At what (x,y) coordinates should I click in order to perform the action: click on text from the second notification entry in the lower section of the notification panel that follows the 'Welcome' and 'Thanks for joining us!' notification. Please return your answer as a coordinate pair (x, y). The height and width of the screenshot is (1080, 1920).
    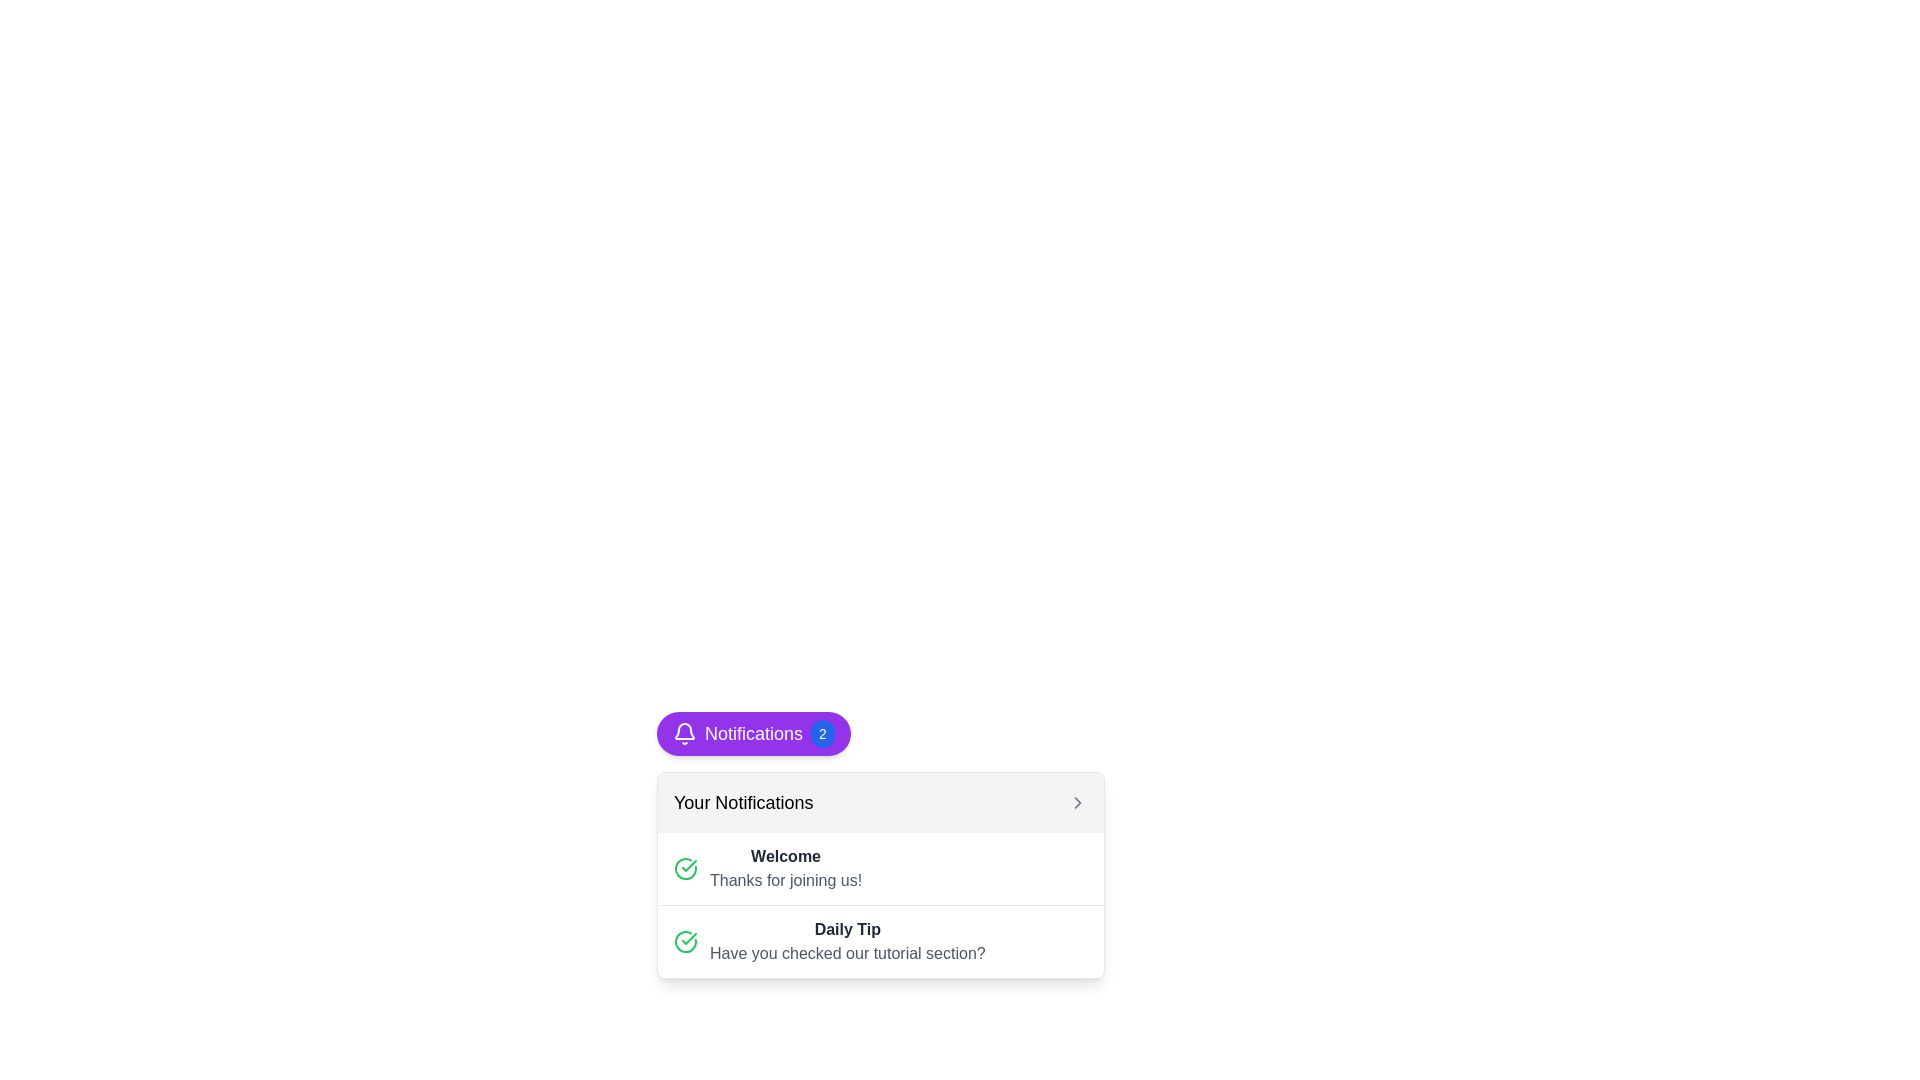
    Looking at the image, I should click on (880, 941).